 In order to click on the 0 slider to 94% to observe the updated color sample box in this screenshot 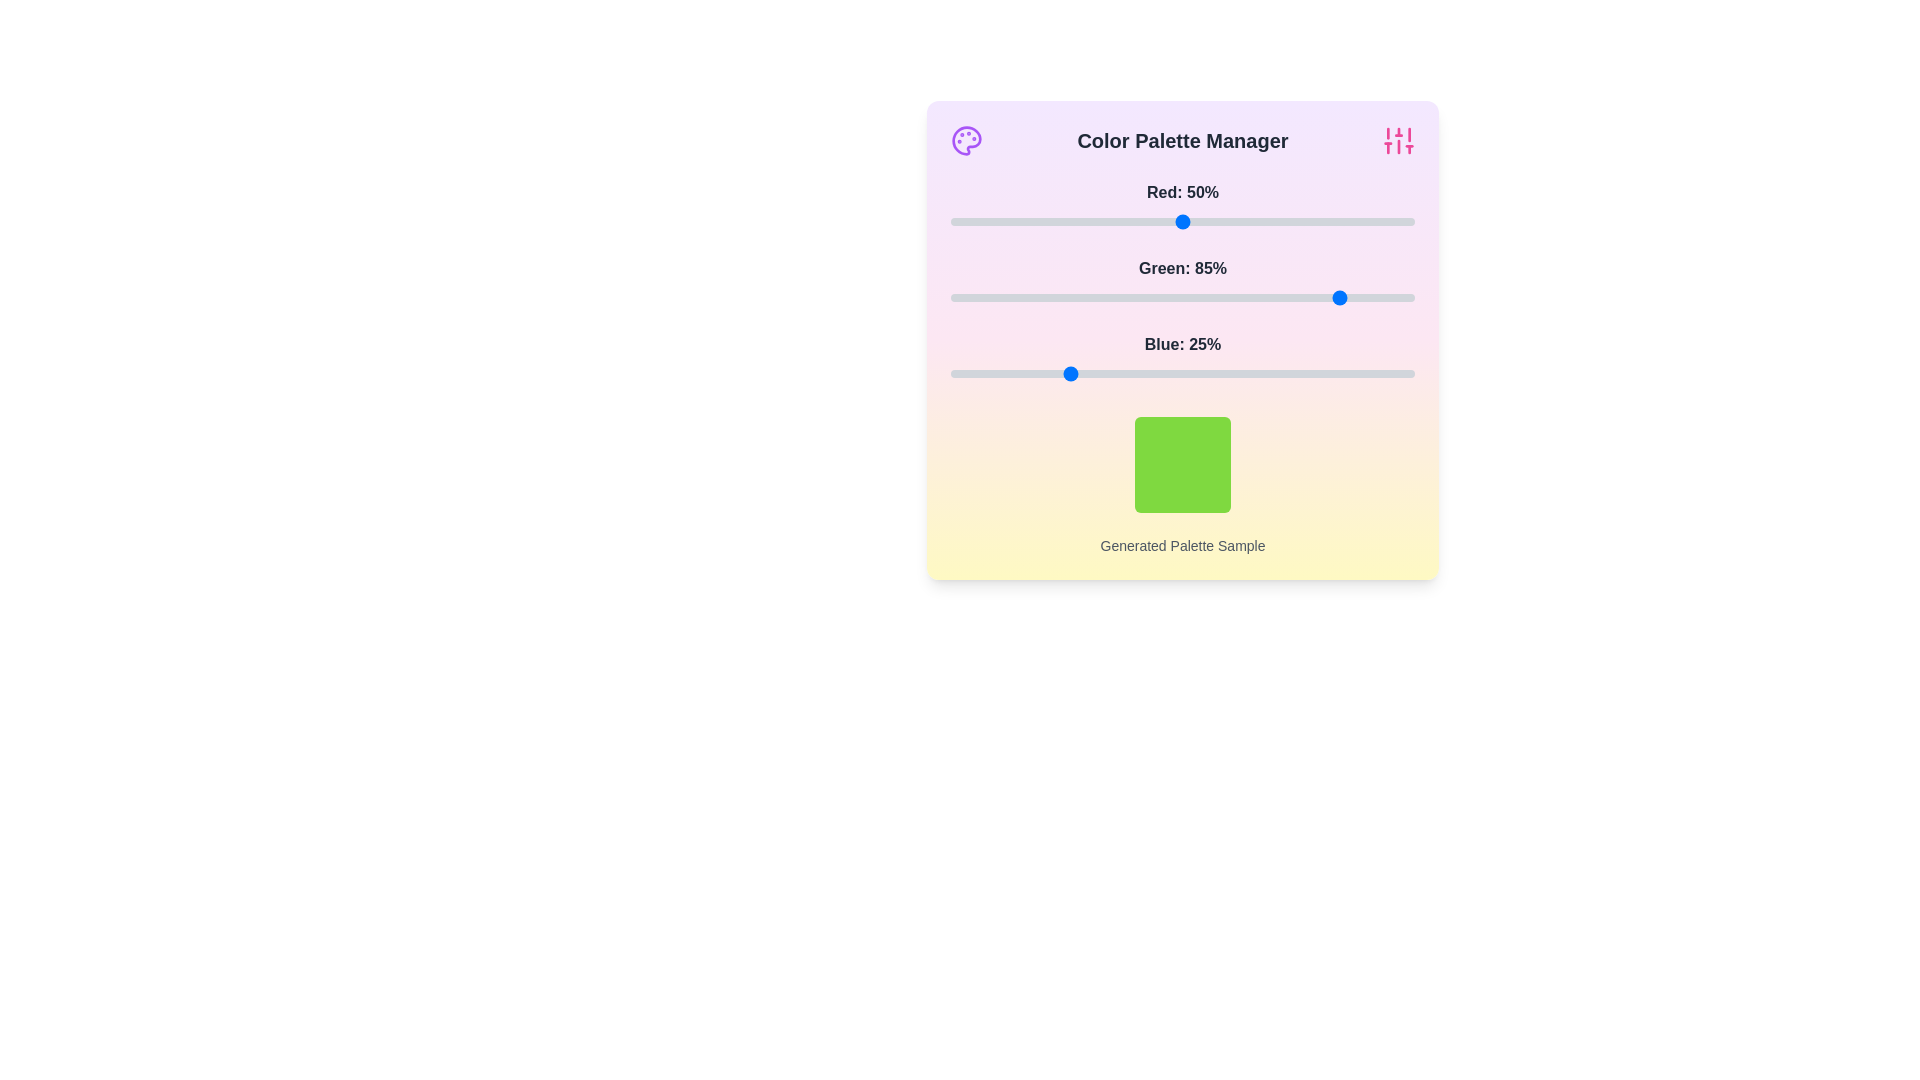, I will do `click(1386, 222)`.